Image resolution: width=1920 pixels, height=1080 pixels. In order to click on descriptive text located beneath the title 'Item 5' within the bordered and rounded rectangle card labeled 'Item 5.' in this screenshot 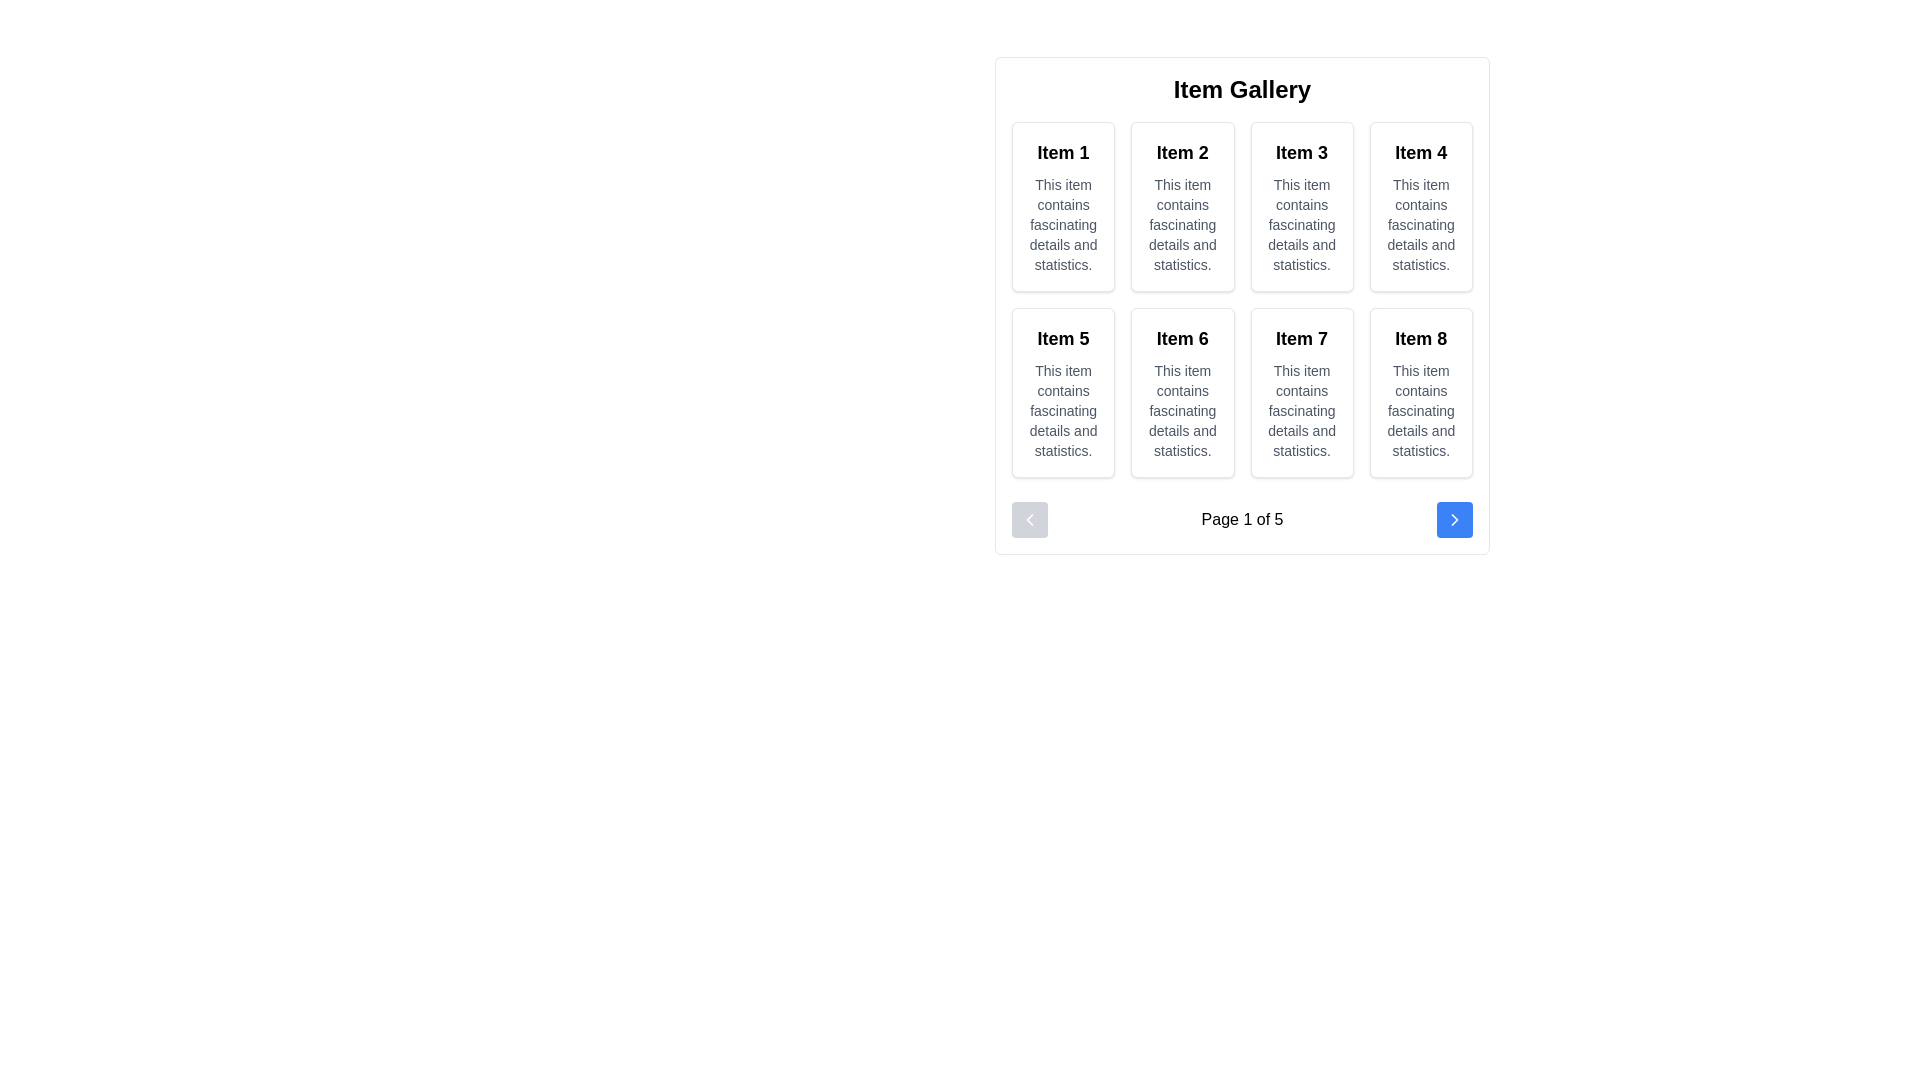, I will do `click(1062, 410)`.